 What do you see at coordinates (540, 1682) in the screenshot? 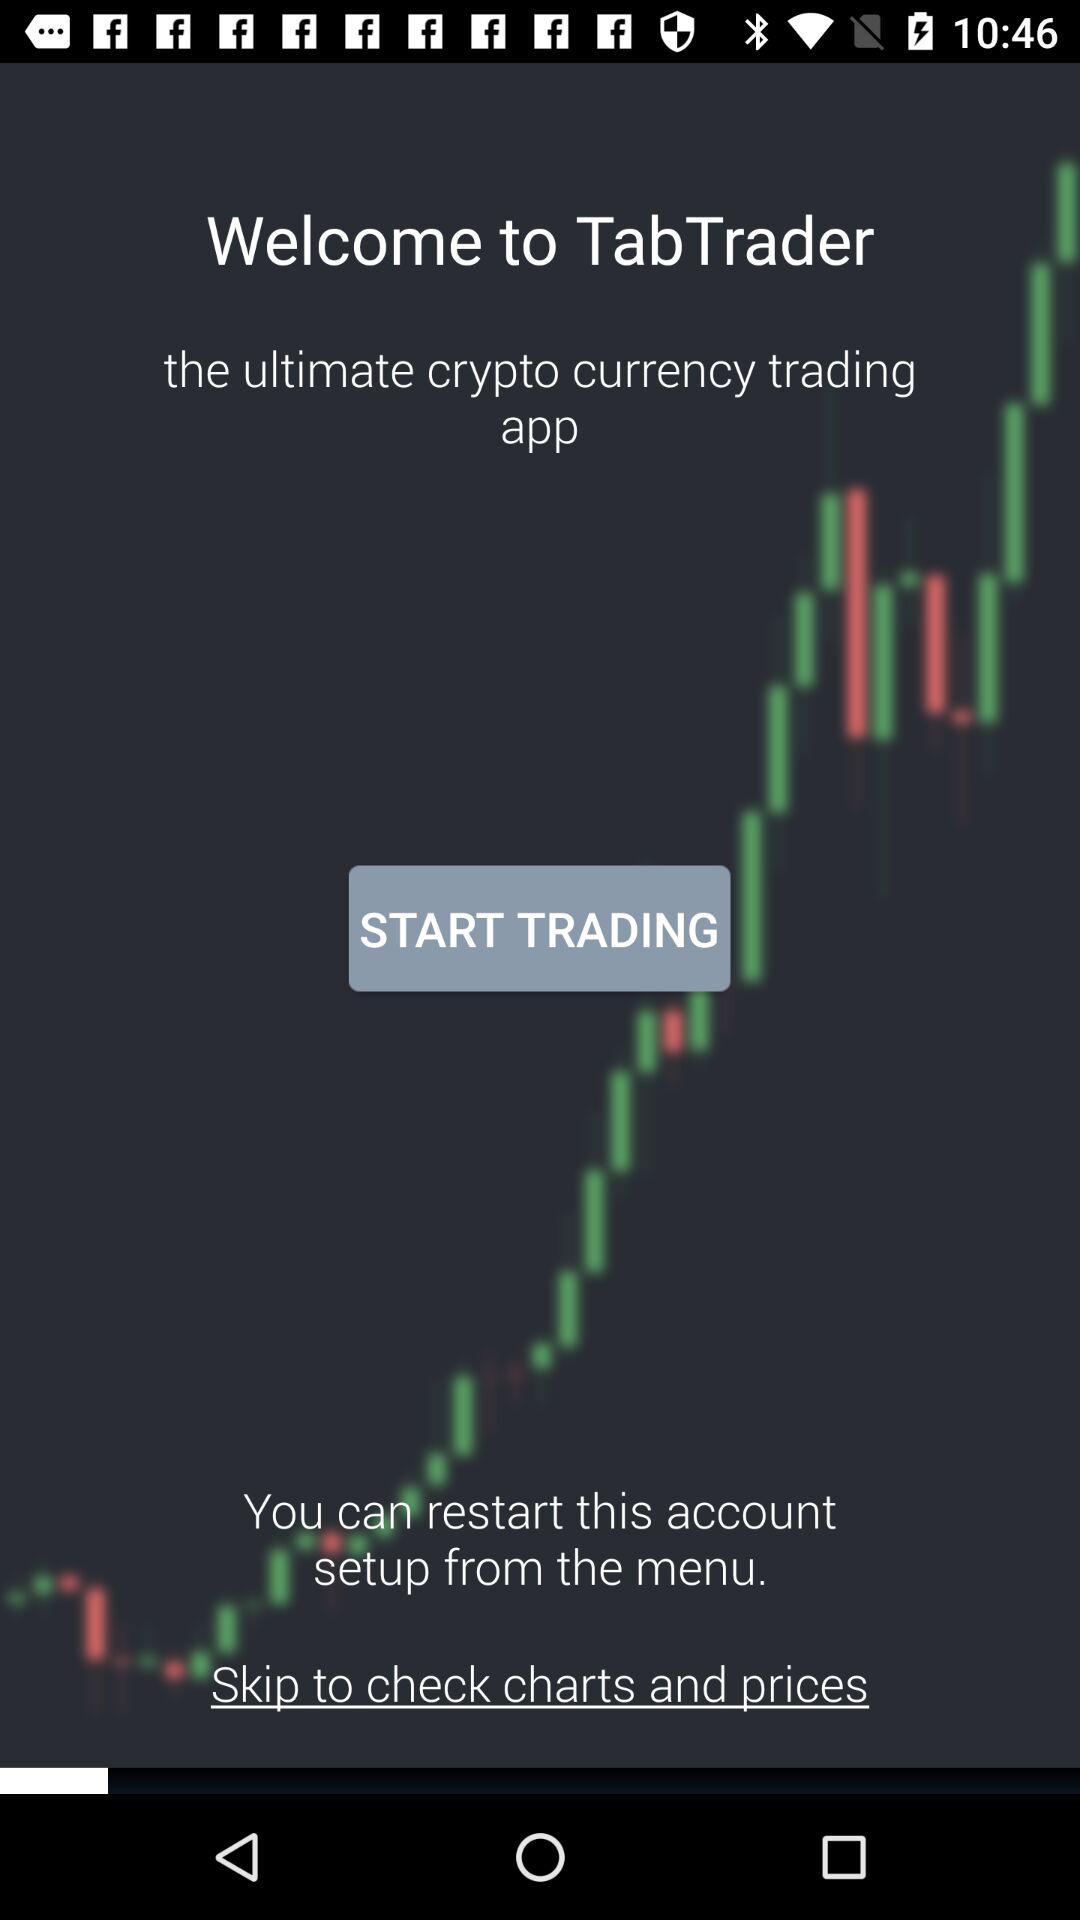
I see `the skip to check item` at bounding box center [540, 1682].